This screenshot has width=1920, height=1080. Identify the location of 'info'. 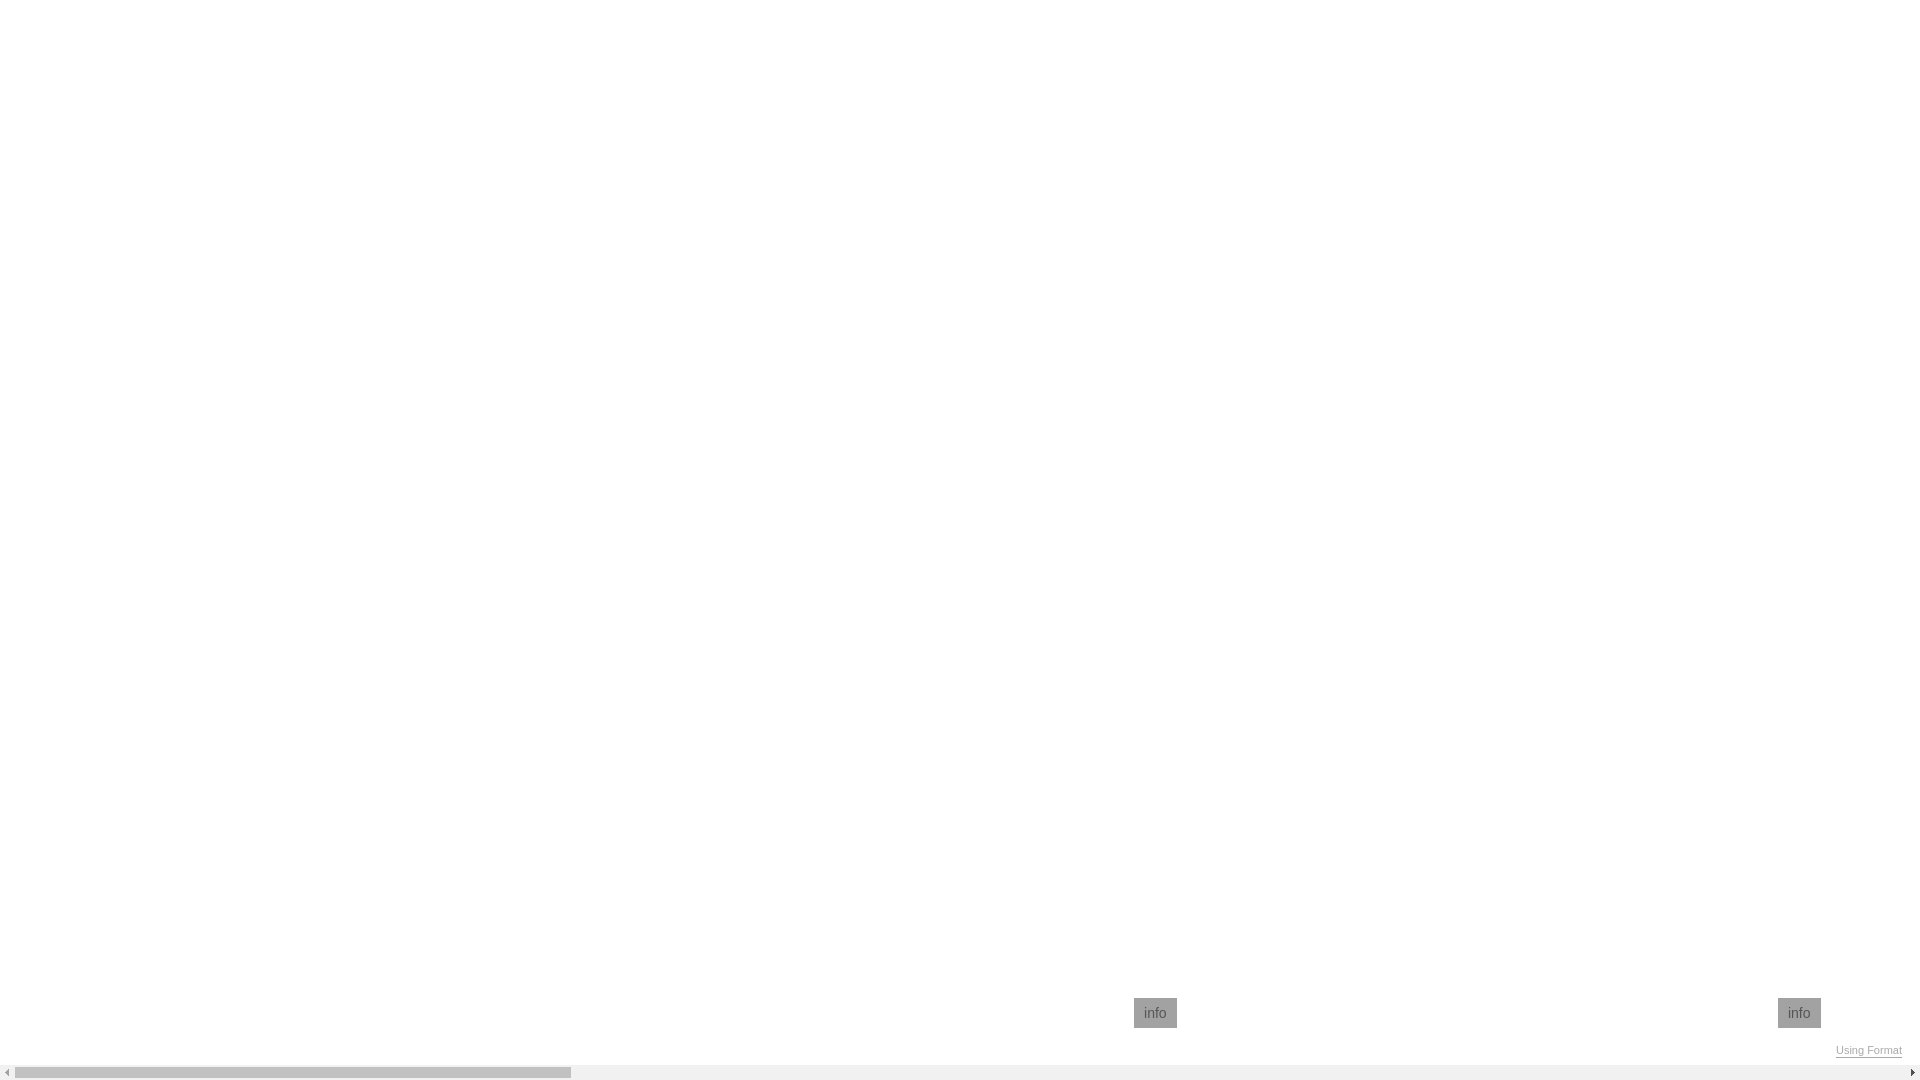
(1799, 1013).